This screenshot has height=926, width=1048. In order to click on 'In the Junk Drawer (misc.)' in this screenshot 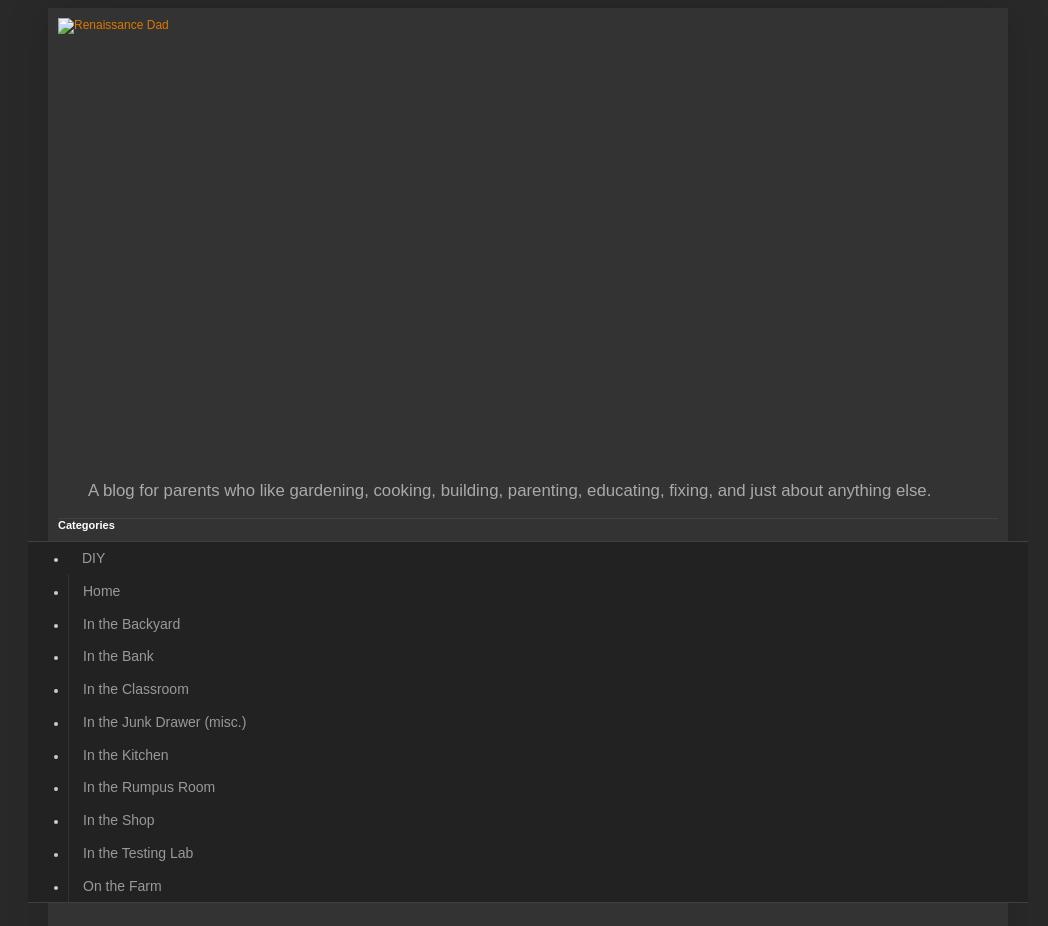, I will do `click(83, 720)`.